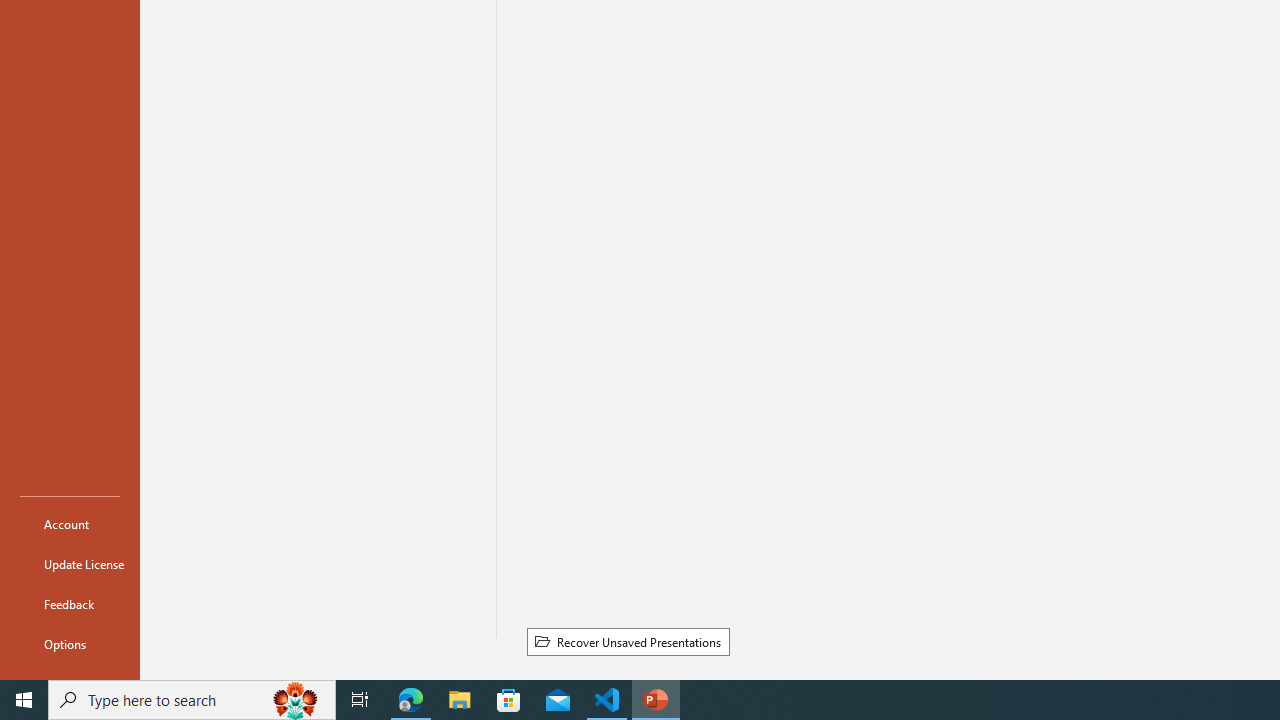  Describe the element at coordinates (627, 641) in the screenshot. I see `'Recover Unsaved Presentations'` at that location.